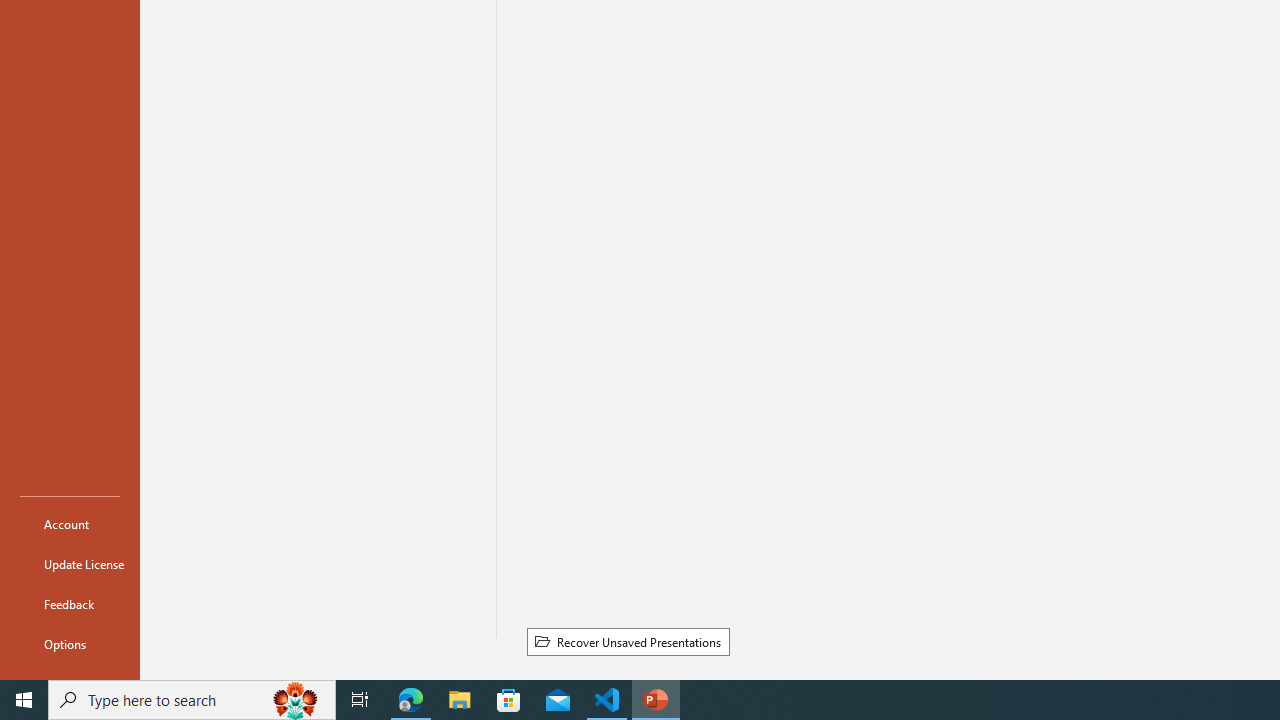  Describe the element at coordinates (627, 641) in the screenshot. I see `'Recover Unsaved Presentations'` at that location.